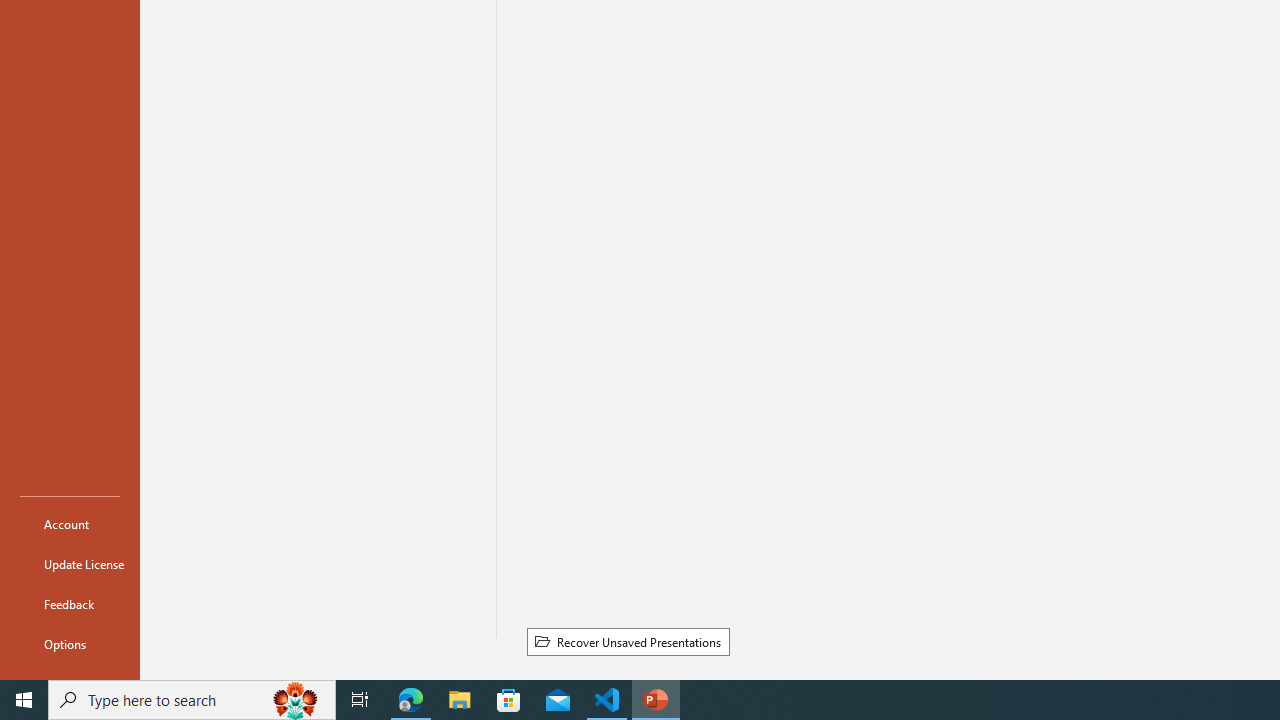  Describe the element at coordinates (627, 641) in the screenshot. I see `'Recover Unsaved Presentations'` at that location.